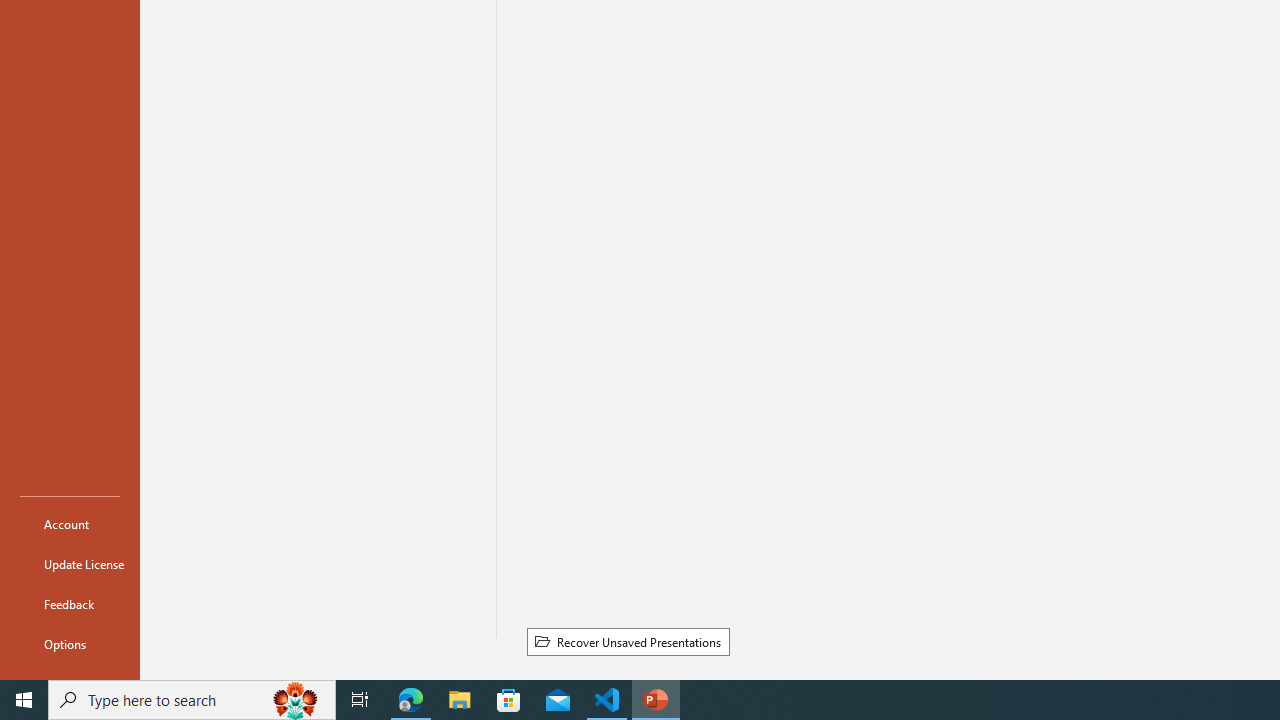  Describe the element at coordinates (627, 641) in the screenshot. I see `'Recover Unsaved Presentations'` at that location.